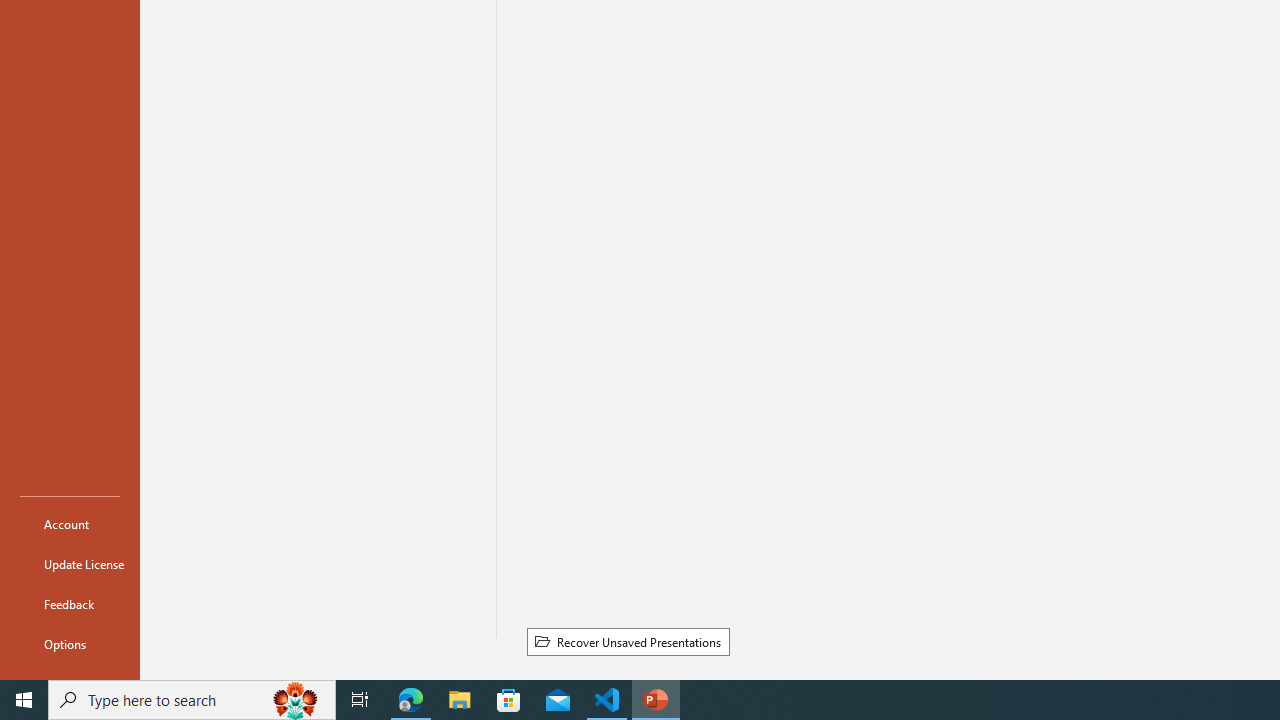  Describe the element at coordinates (627, 641) in the screenshot. I see `'Recover Unsaved Presentations'` at that location.